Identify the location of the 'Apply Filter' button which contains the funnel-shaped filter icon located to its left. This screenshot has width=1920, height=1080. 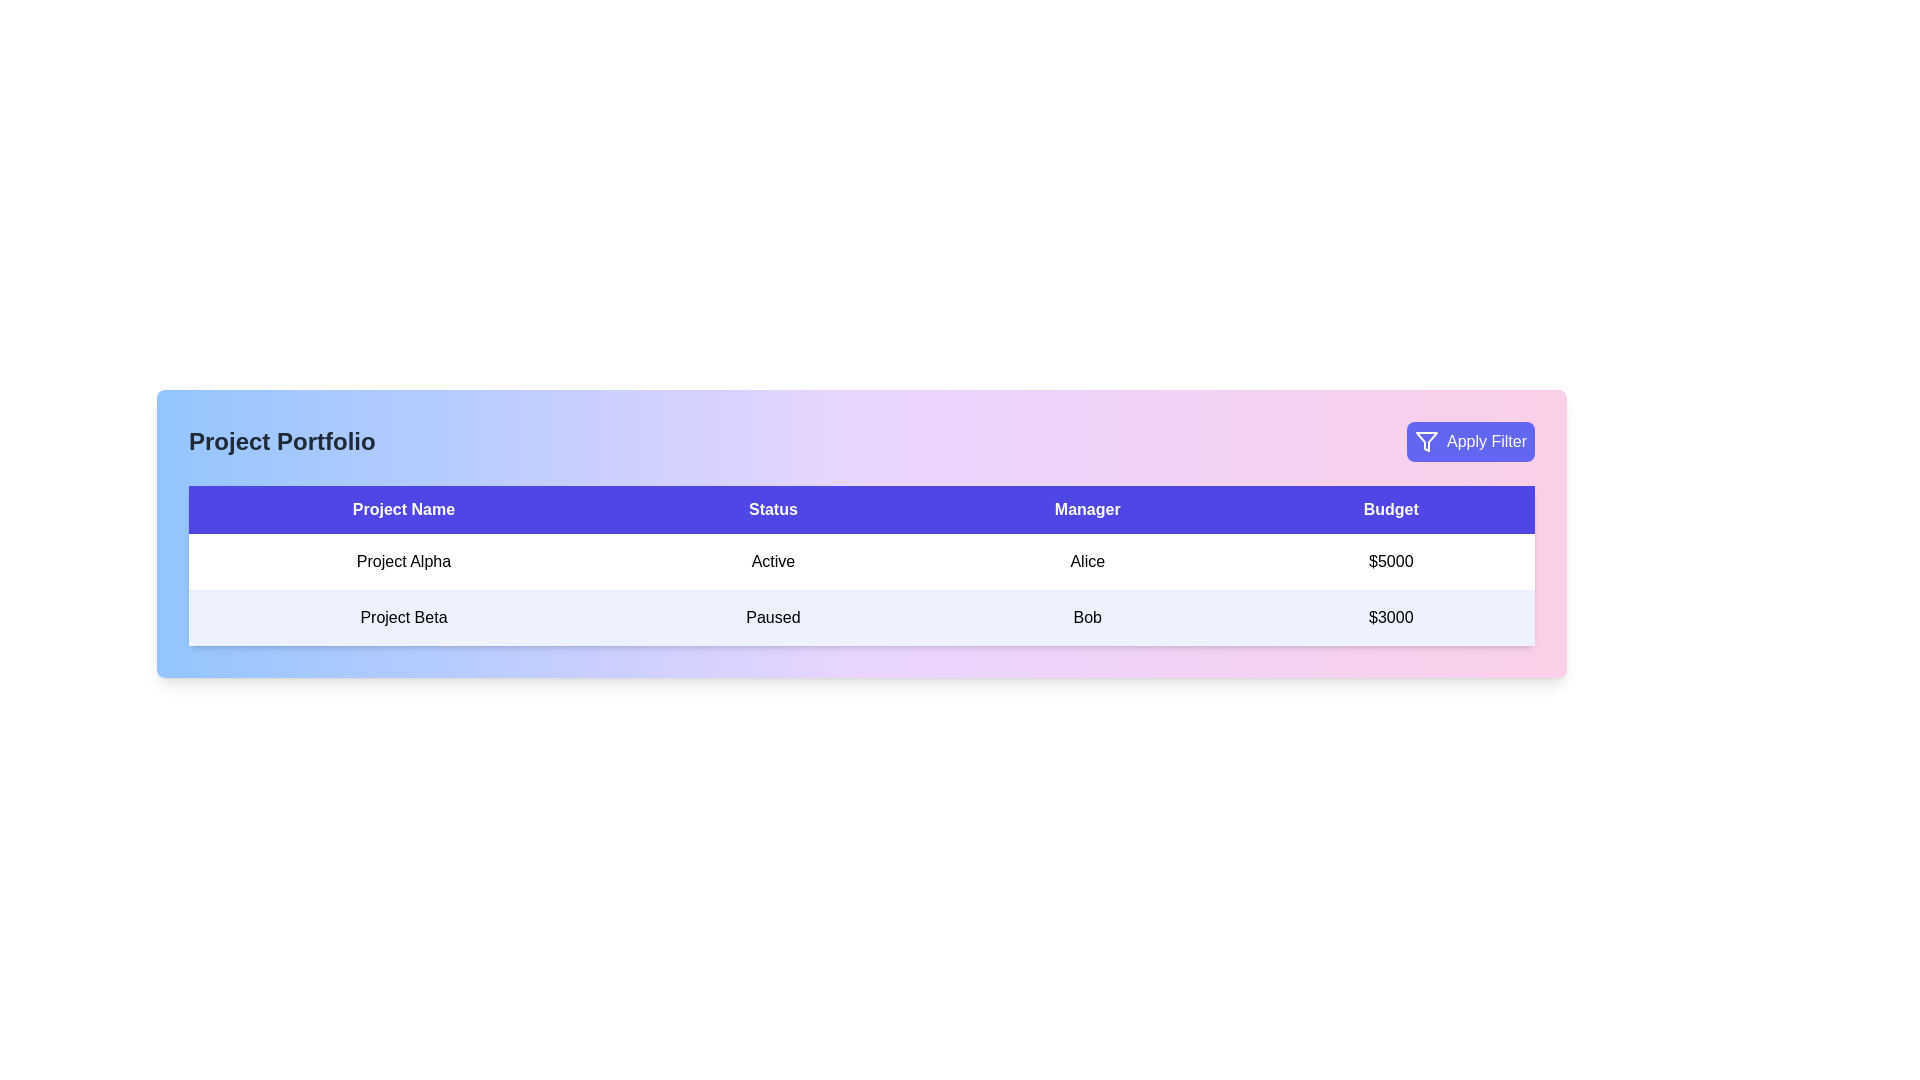
(1425, 441).